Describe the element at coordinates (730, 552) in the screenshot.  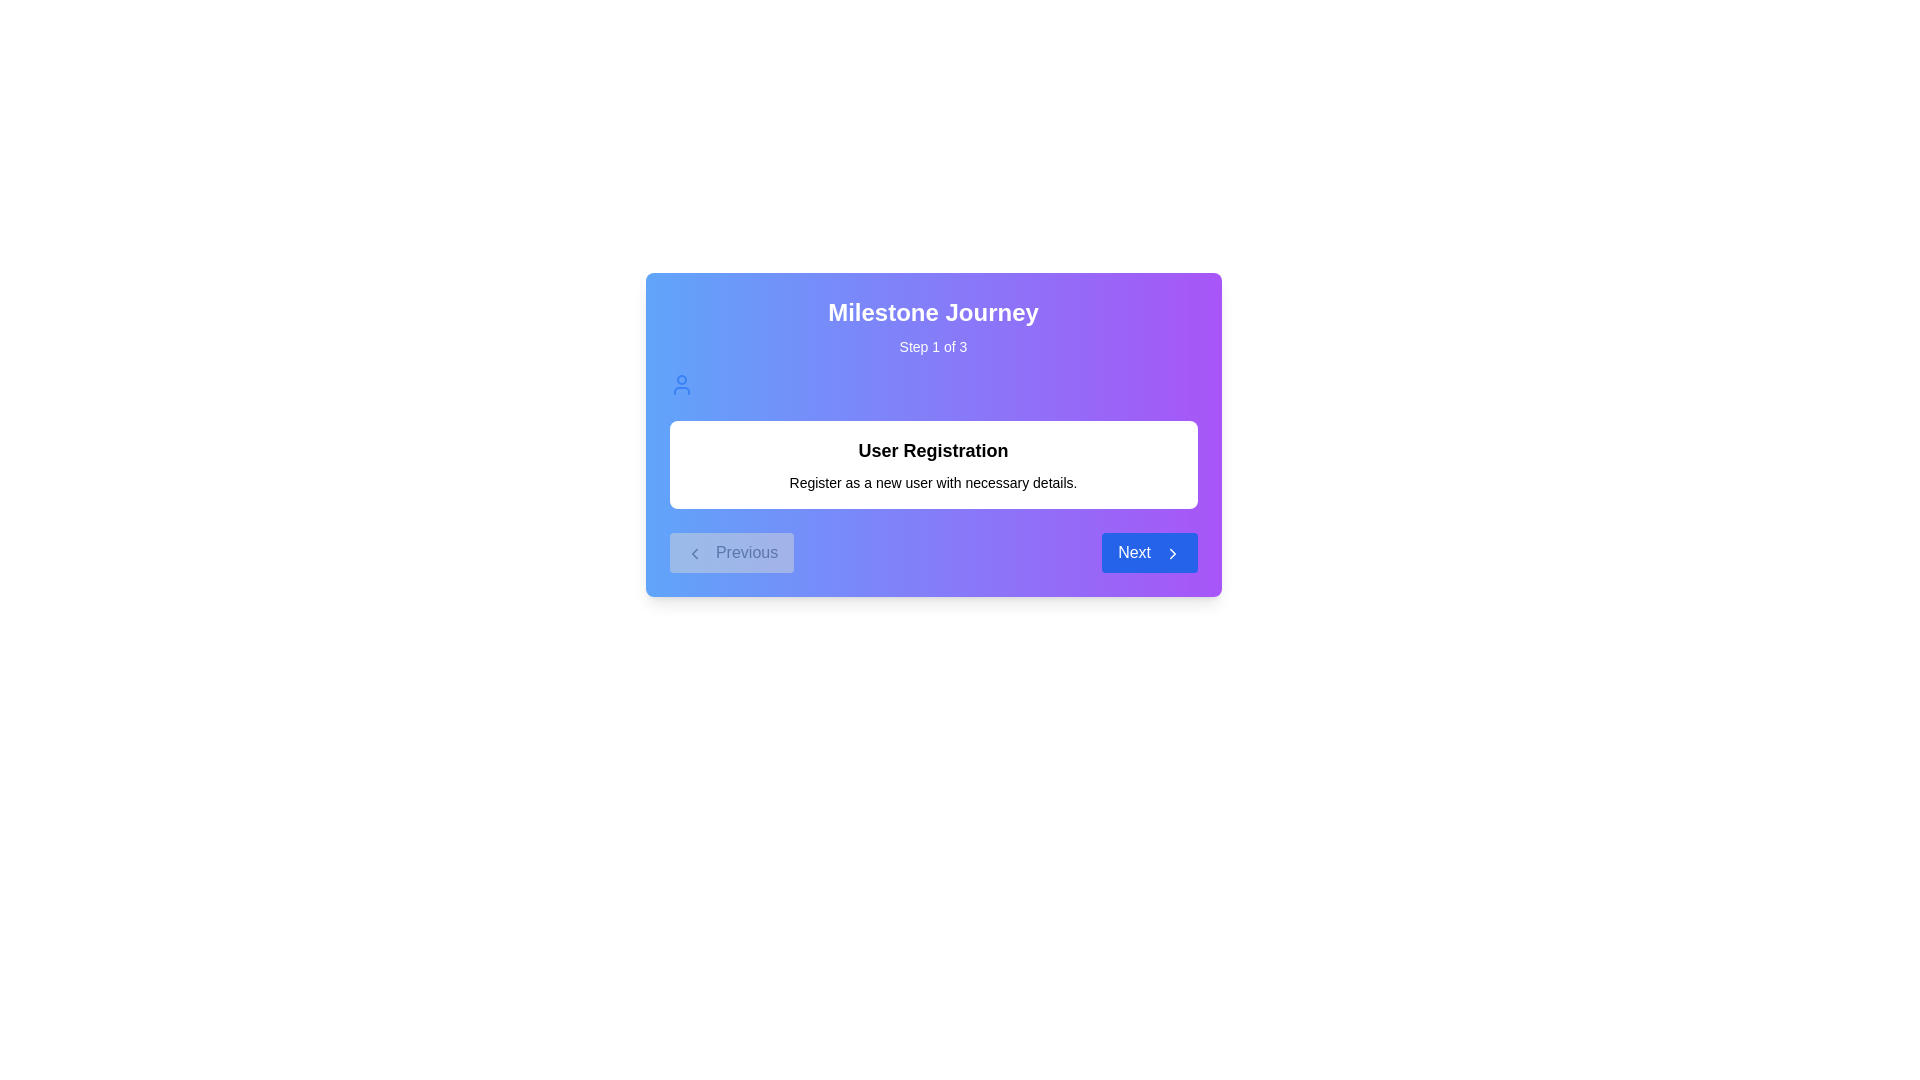
I see `the 'Previous' button located at the bottom left corner of the panel` at that location.